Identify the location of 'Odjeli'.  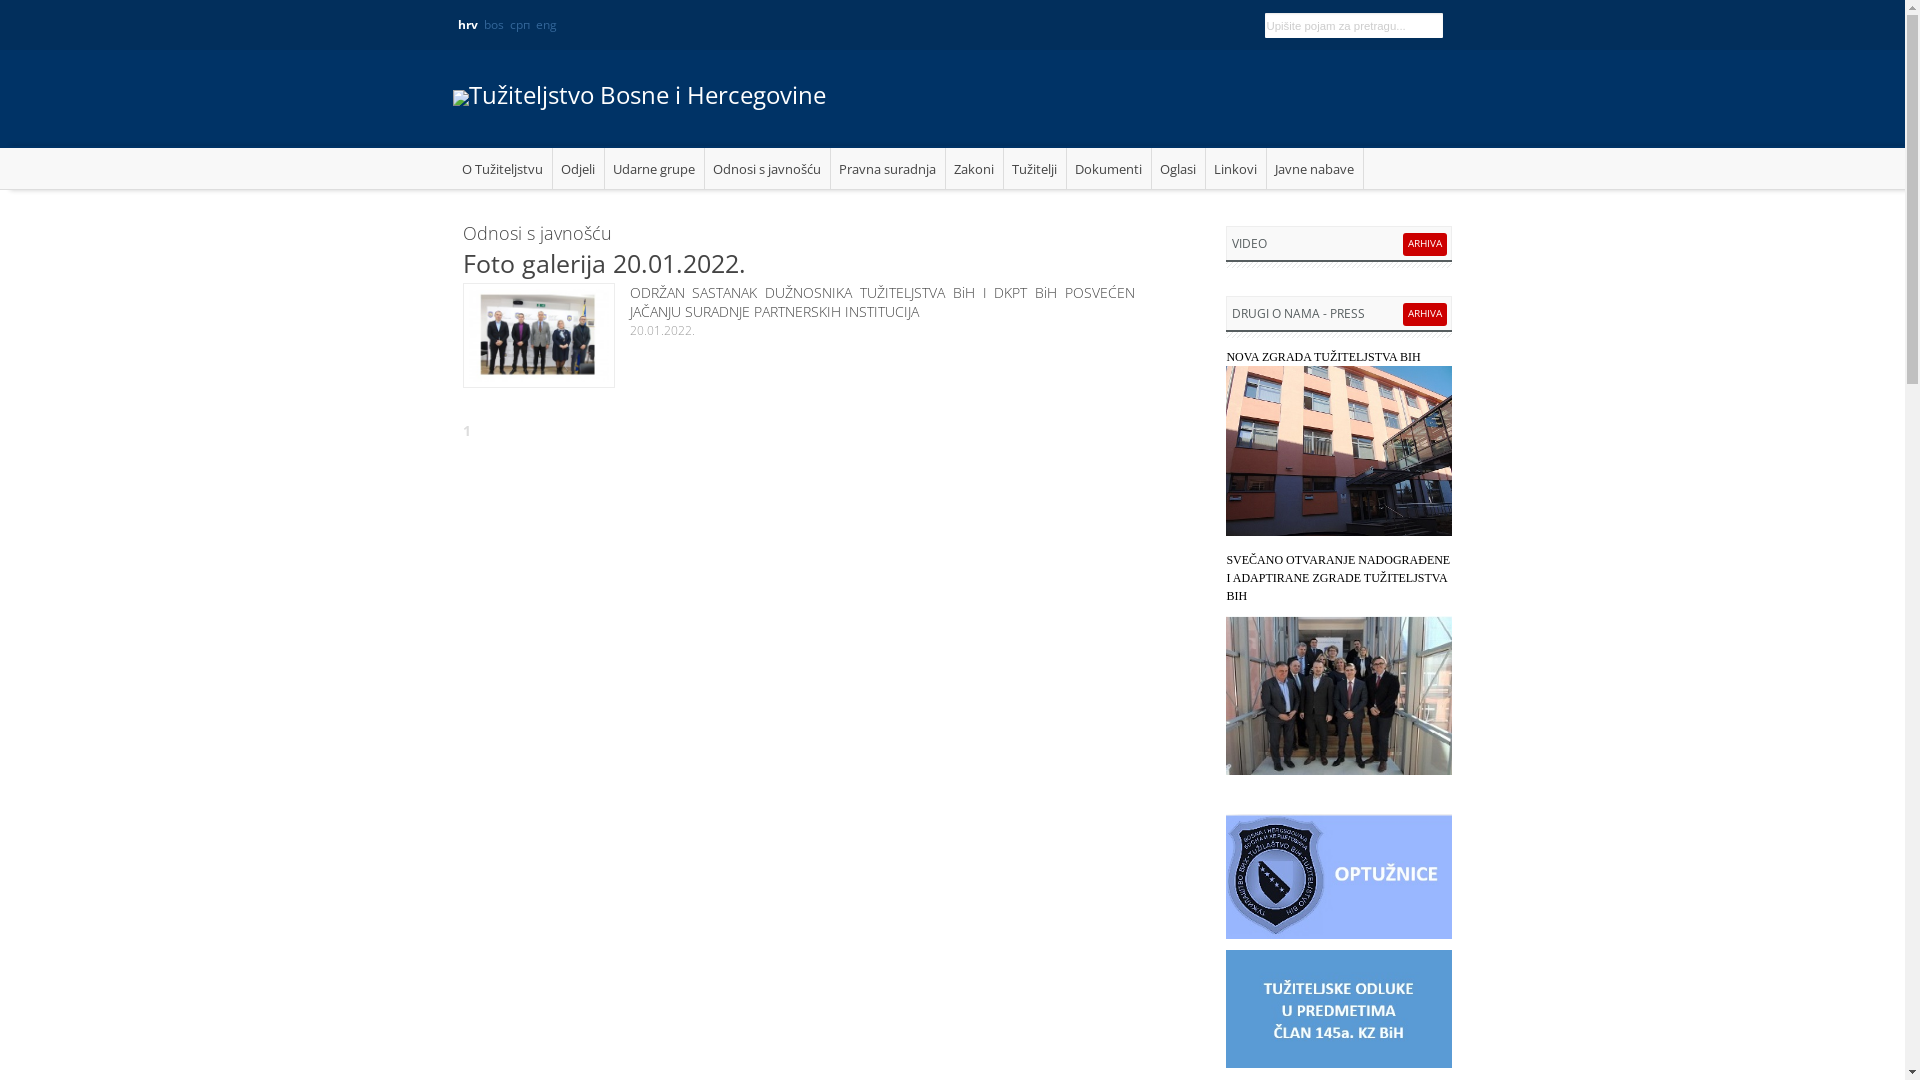
(576, 167).